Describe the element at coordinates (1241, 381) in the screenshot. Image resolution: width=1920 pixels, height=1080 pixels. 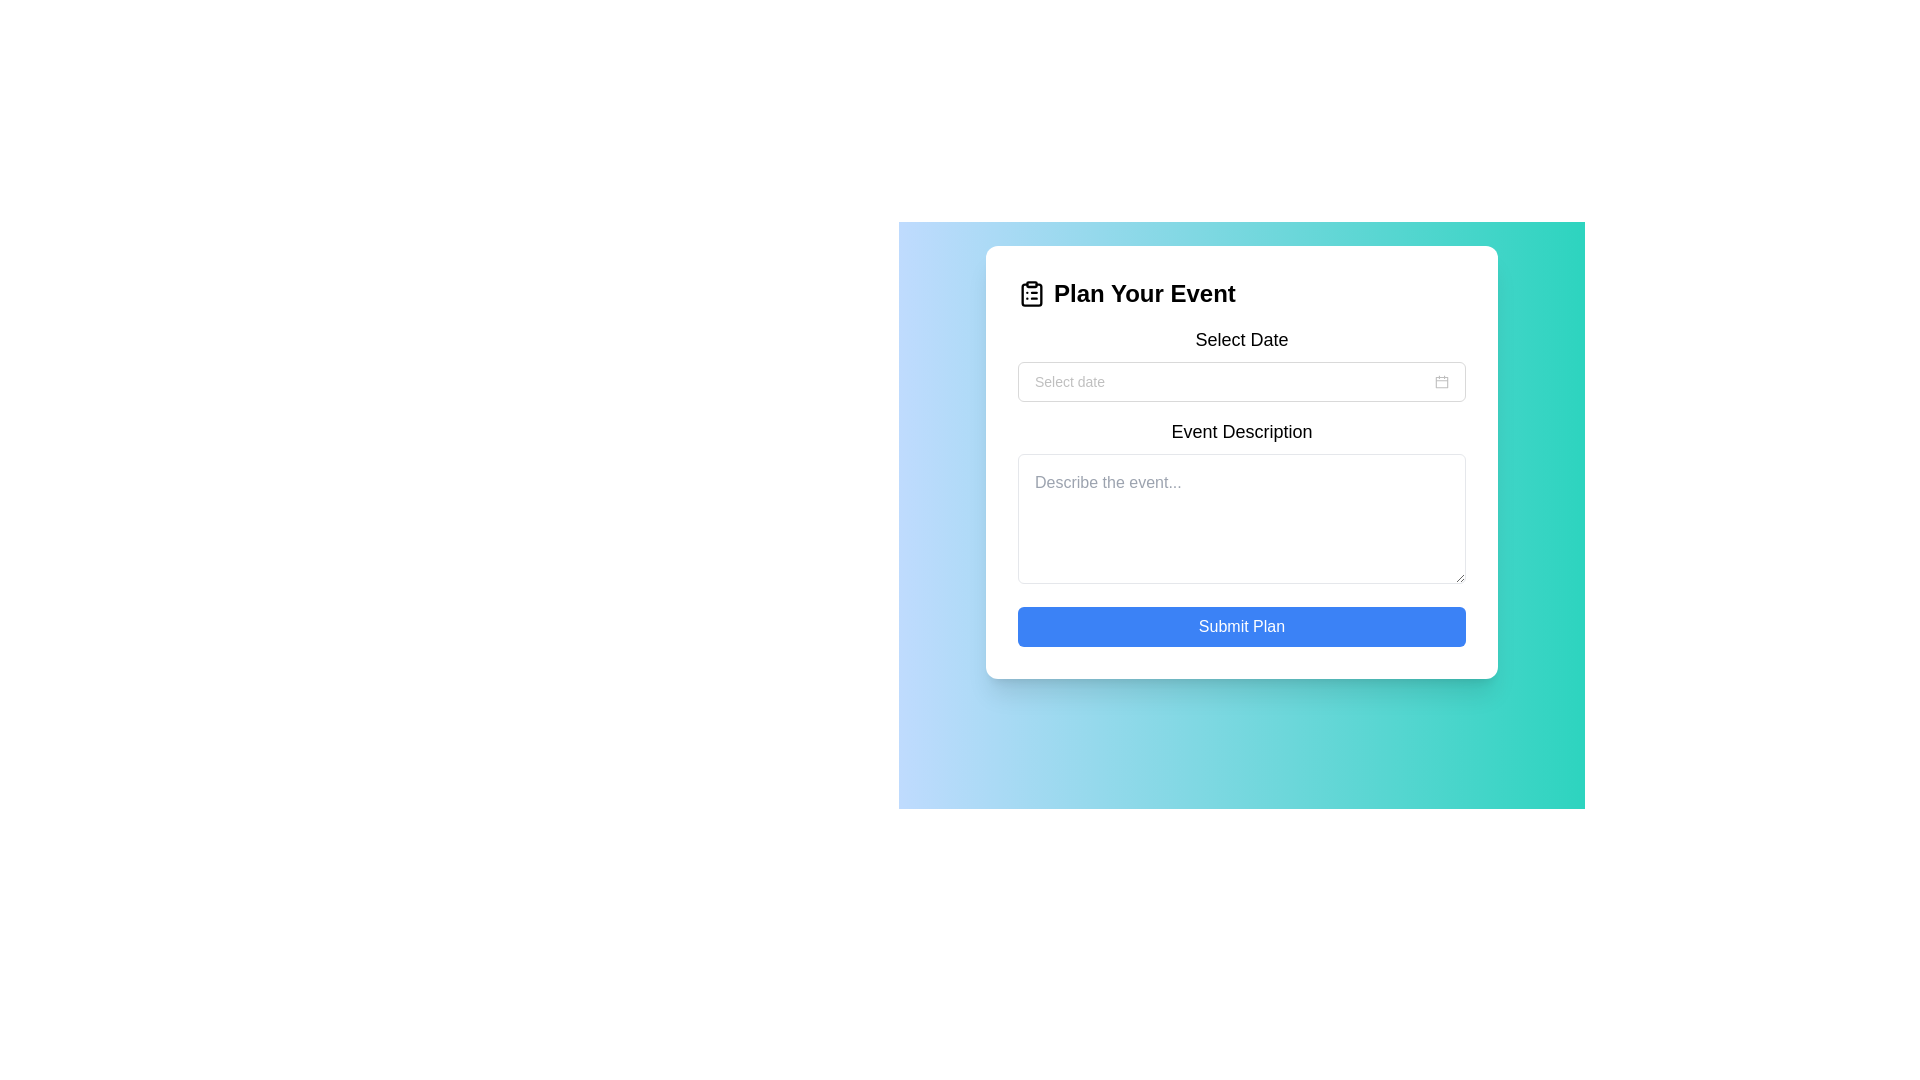
I see `the Date Picker Input Field with rounded border and placeholder 'Select date'` at that location.